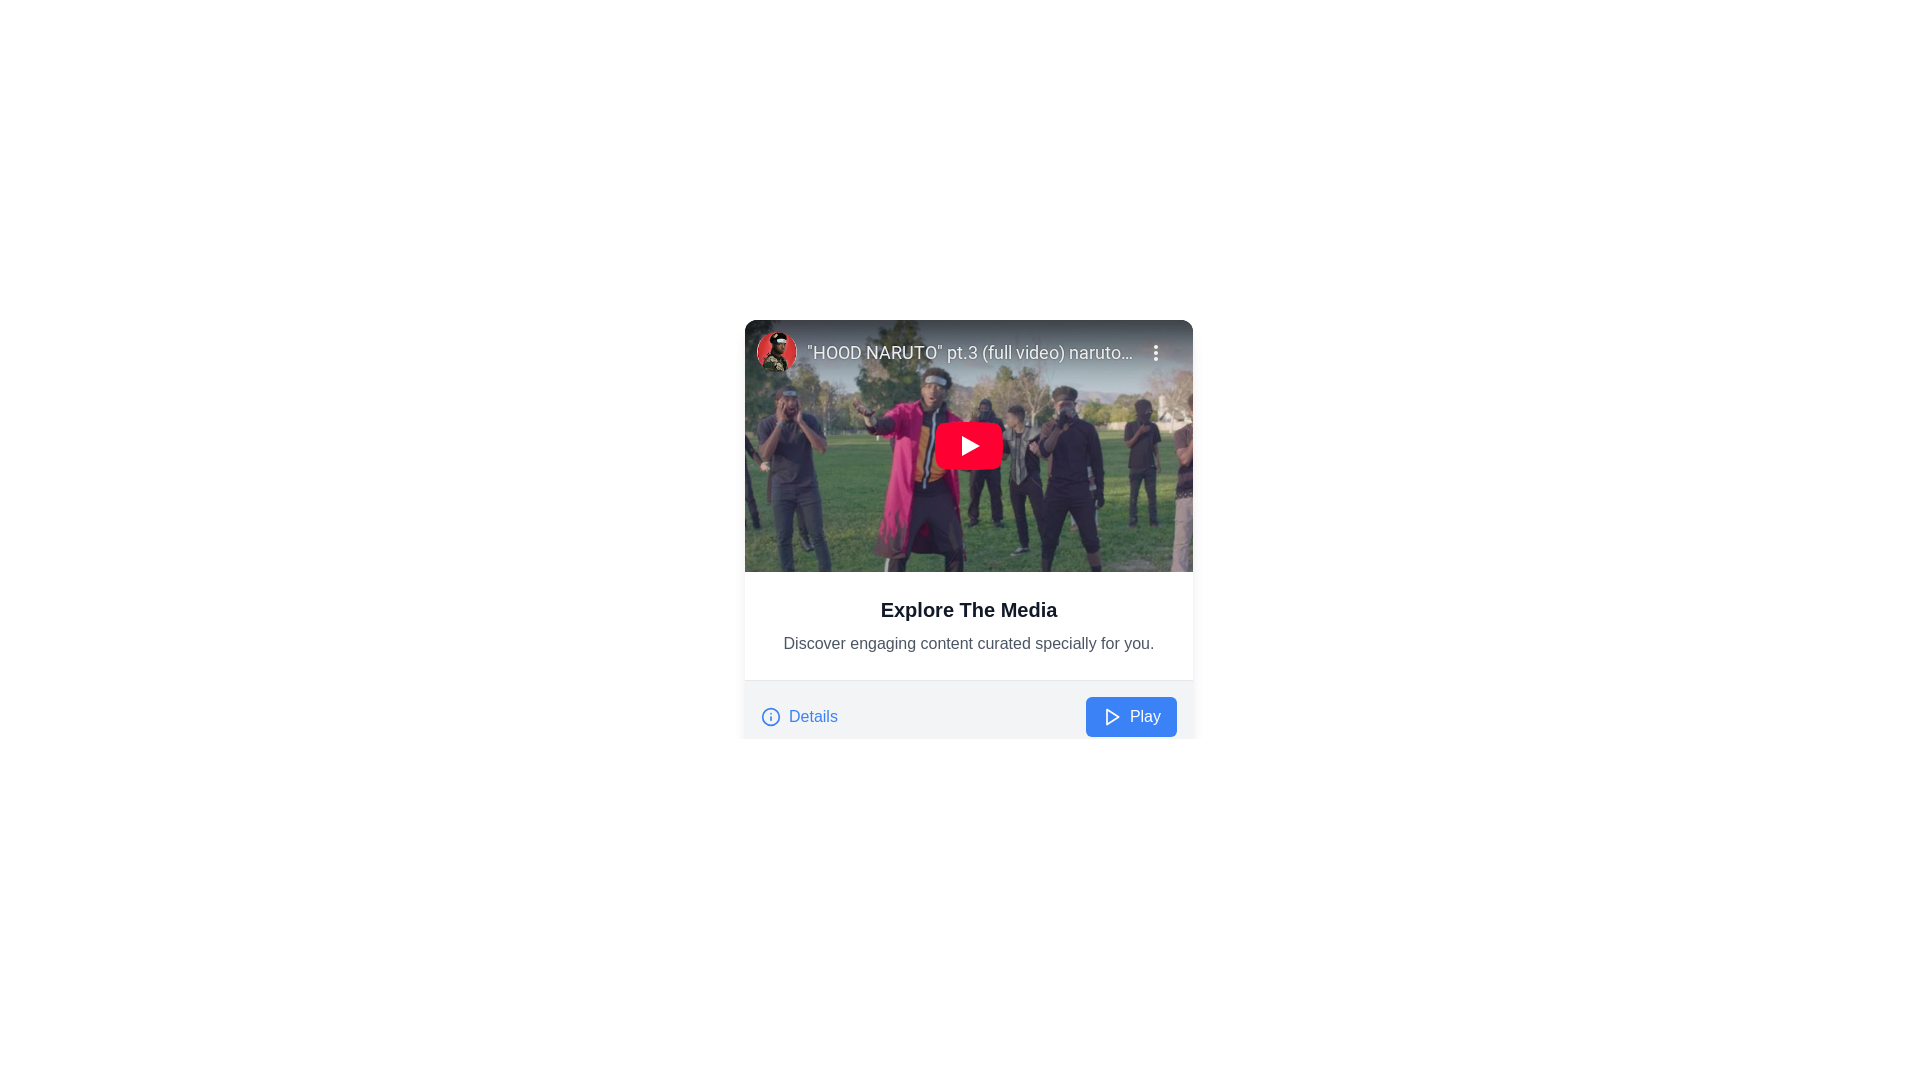 The height and width of the screenshot is (1080, 1920). I want to click on the text label that serves as a headline or title, positioned beneath a video thumbnail with a play button, so click(969, 608).